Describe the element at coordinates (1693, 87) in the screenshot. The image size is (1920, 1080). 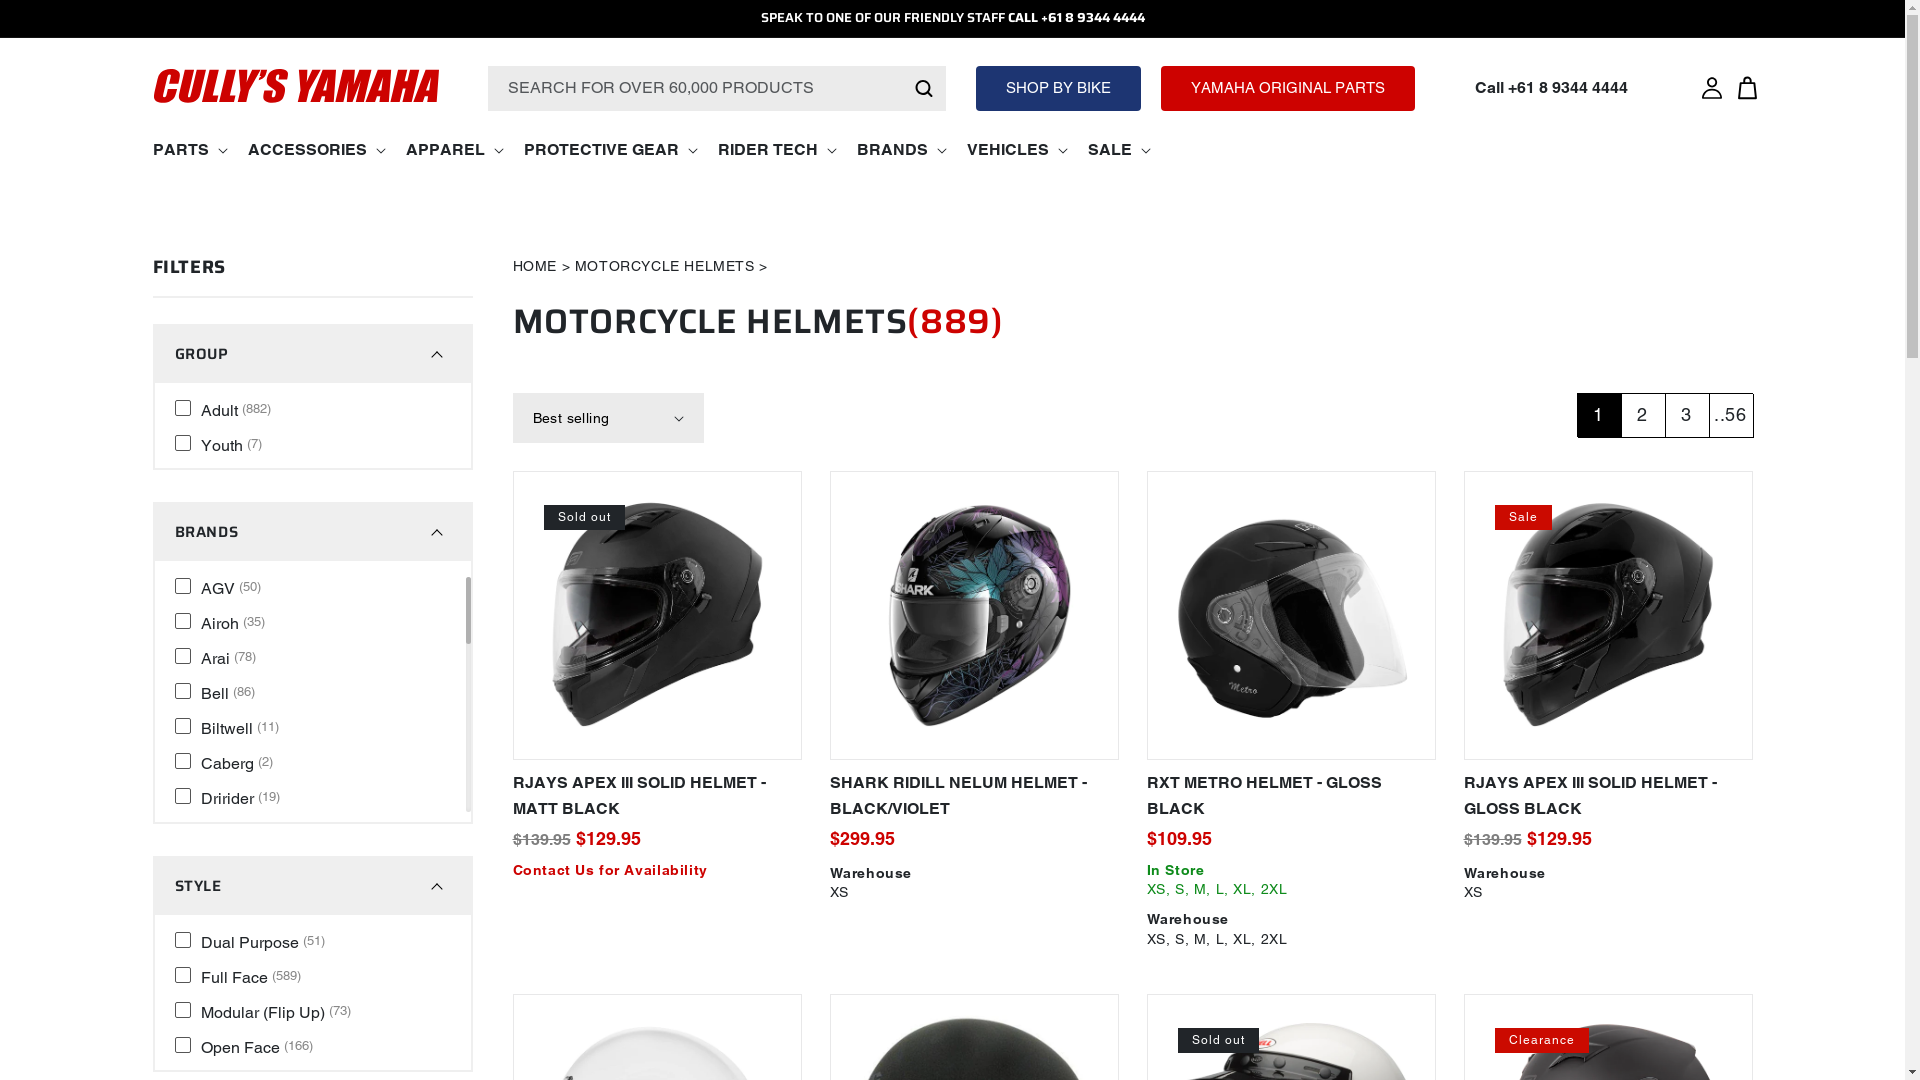
I see `'Log in'` at that location.